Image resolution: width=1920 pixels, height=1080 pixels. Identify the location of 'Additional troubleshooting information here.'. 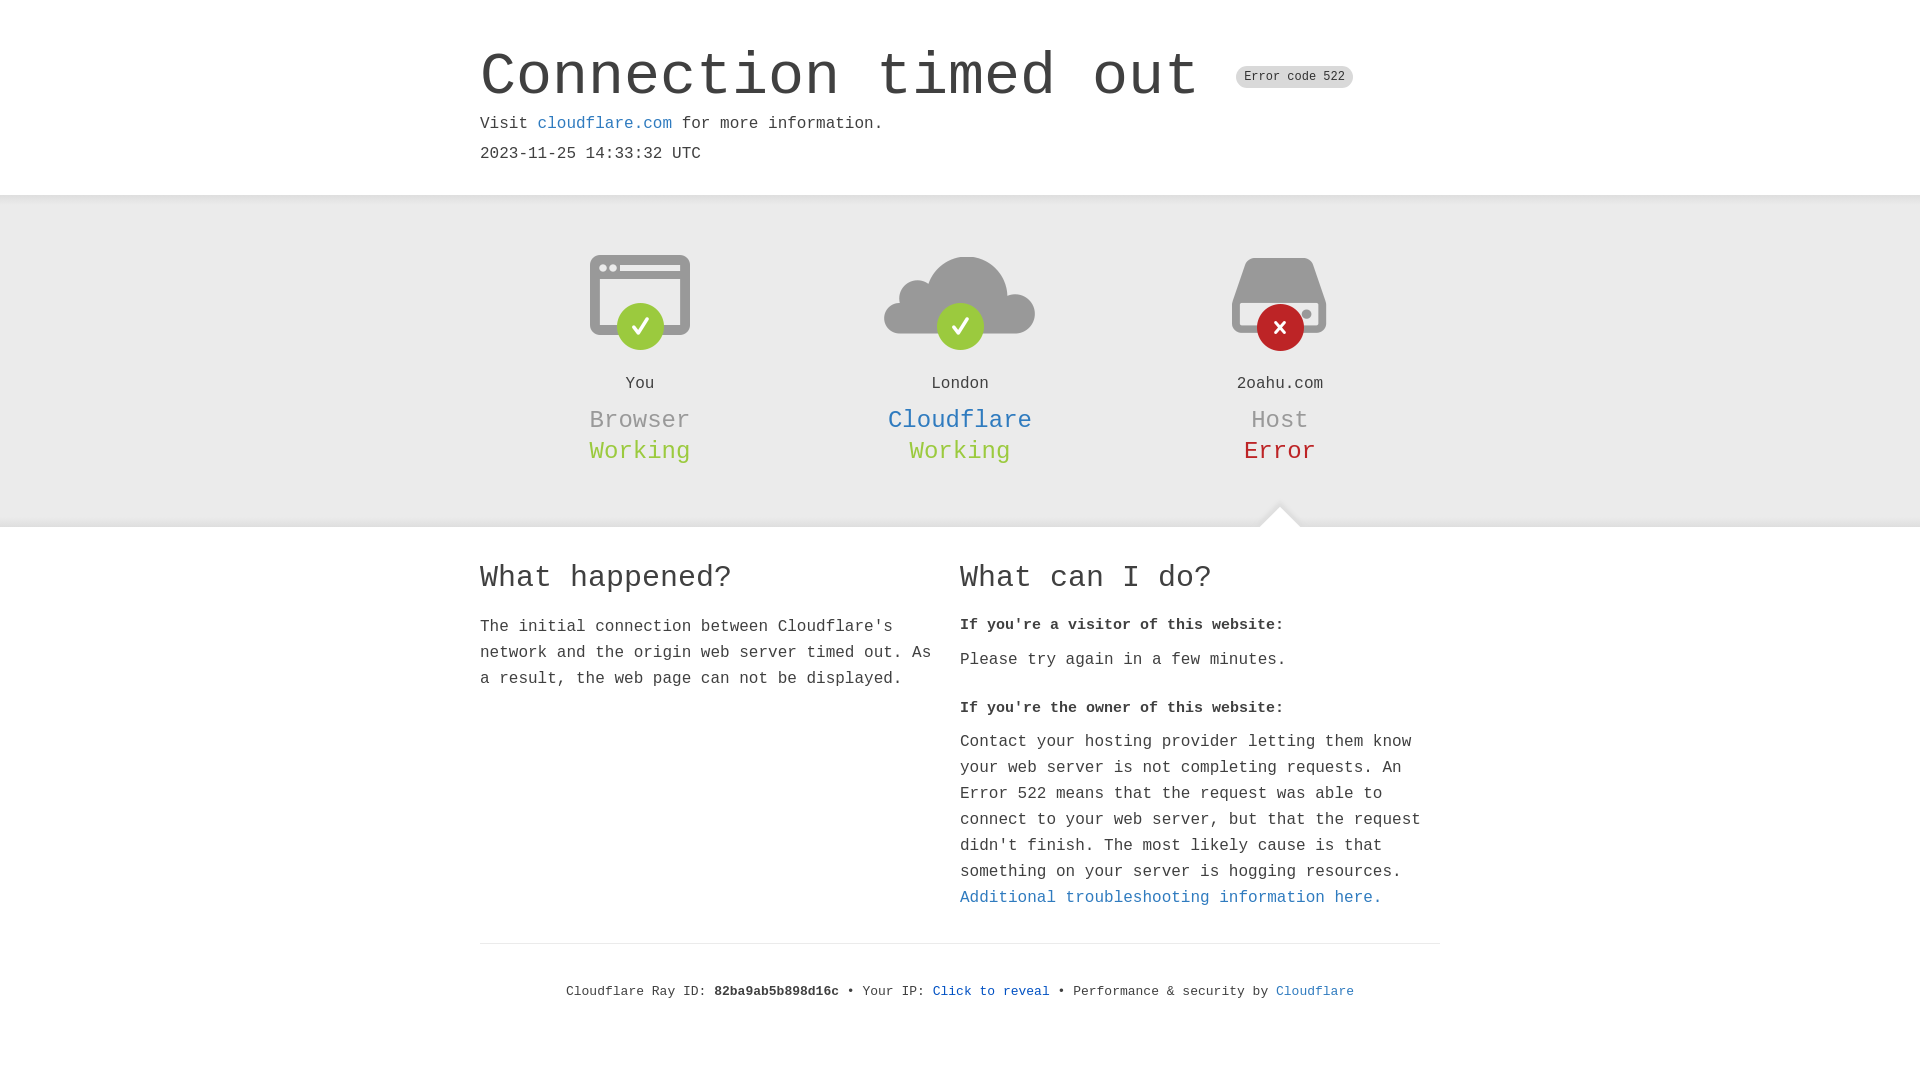
(1171, 897).